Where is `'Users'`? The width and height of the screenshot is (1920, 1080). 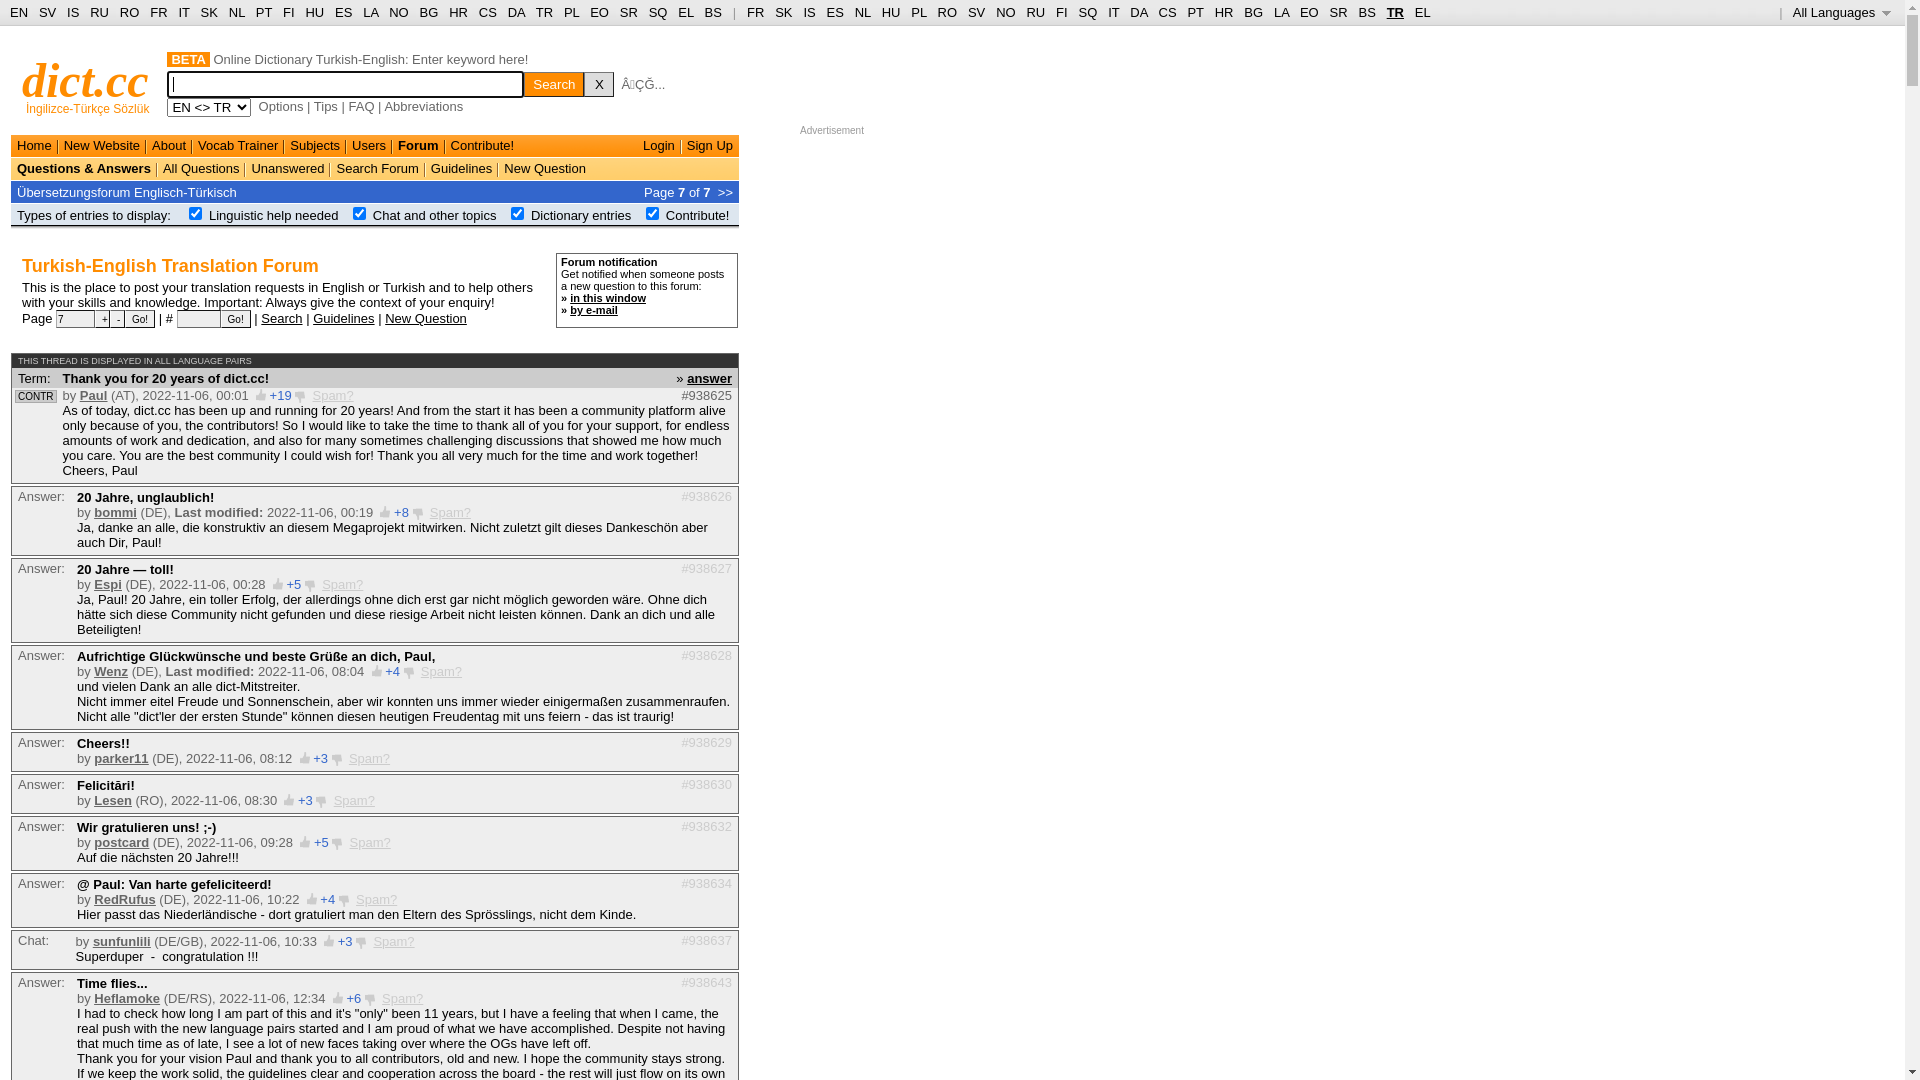 'Users' is located at coordinates (369, 144).